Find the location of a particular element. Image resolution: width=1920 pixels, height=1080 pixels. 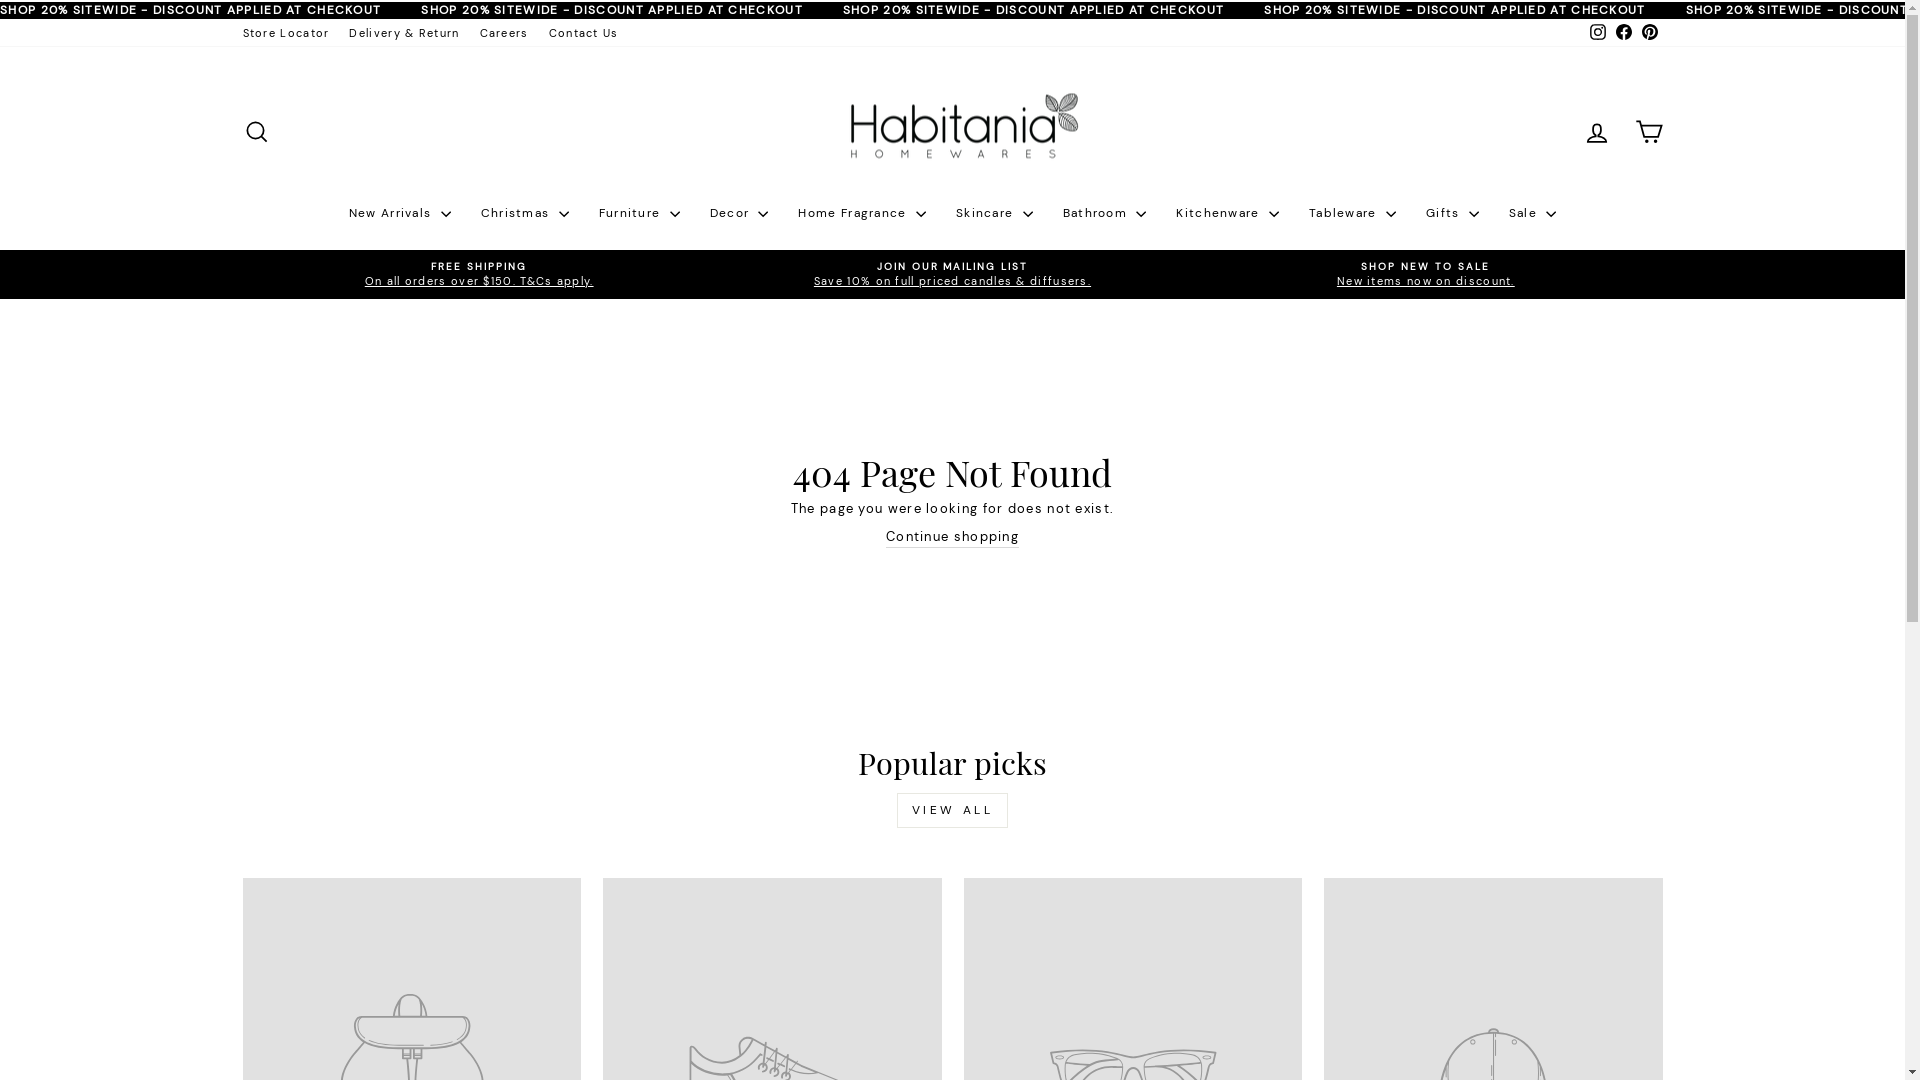

'Facebook' is located at coordinates (1622, 34).